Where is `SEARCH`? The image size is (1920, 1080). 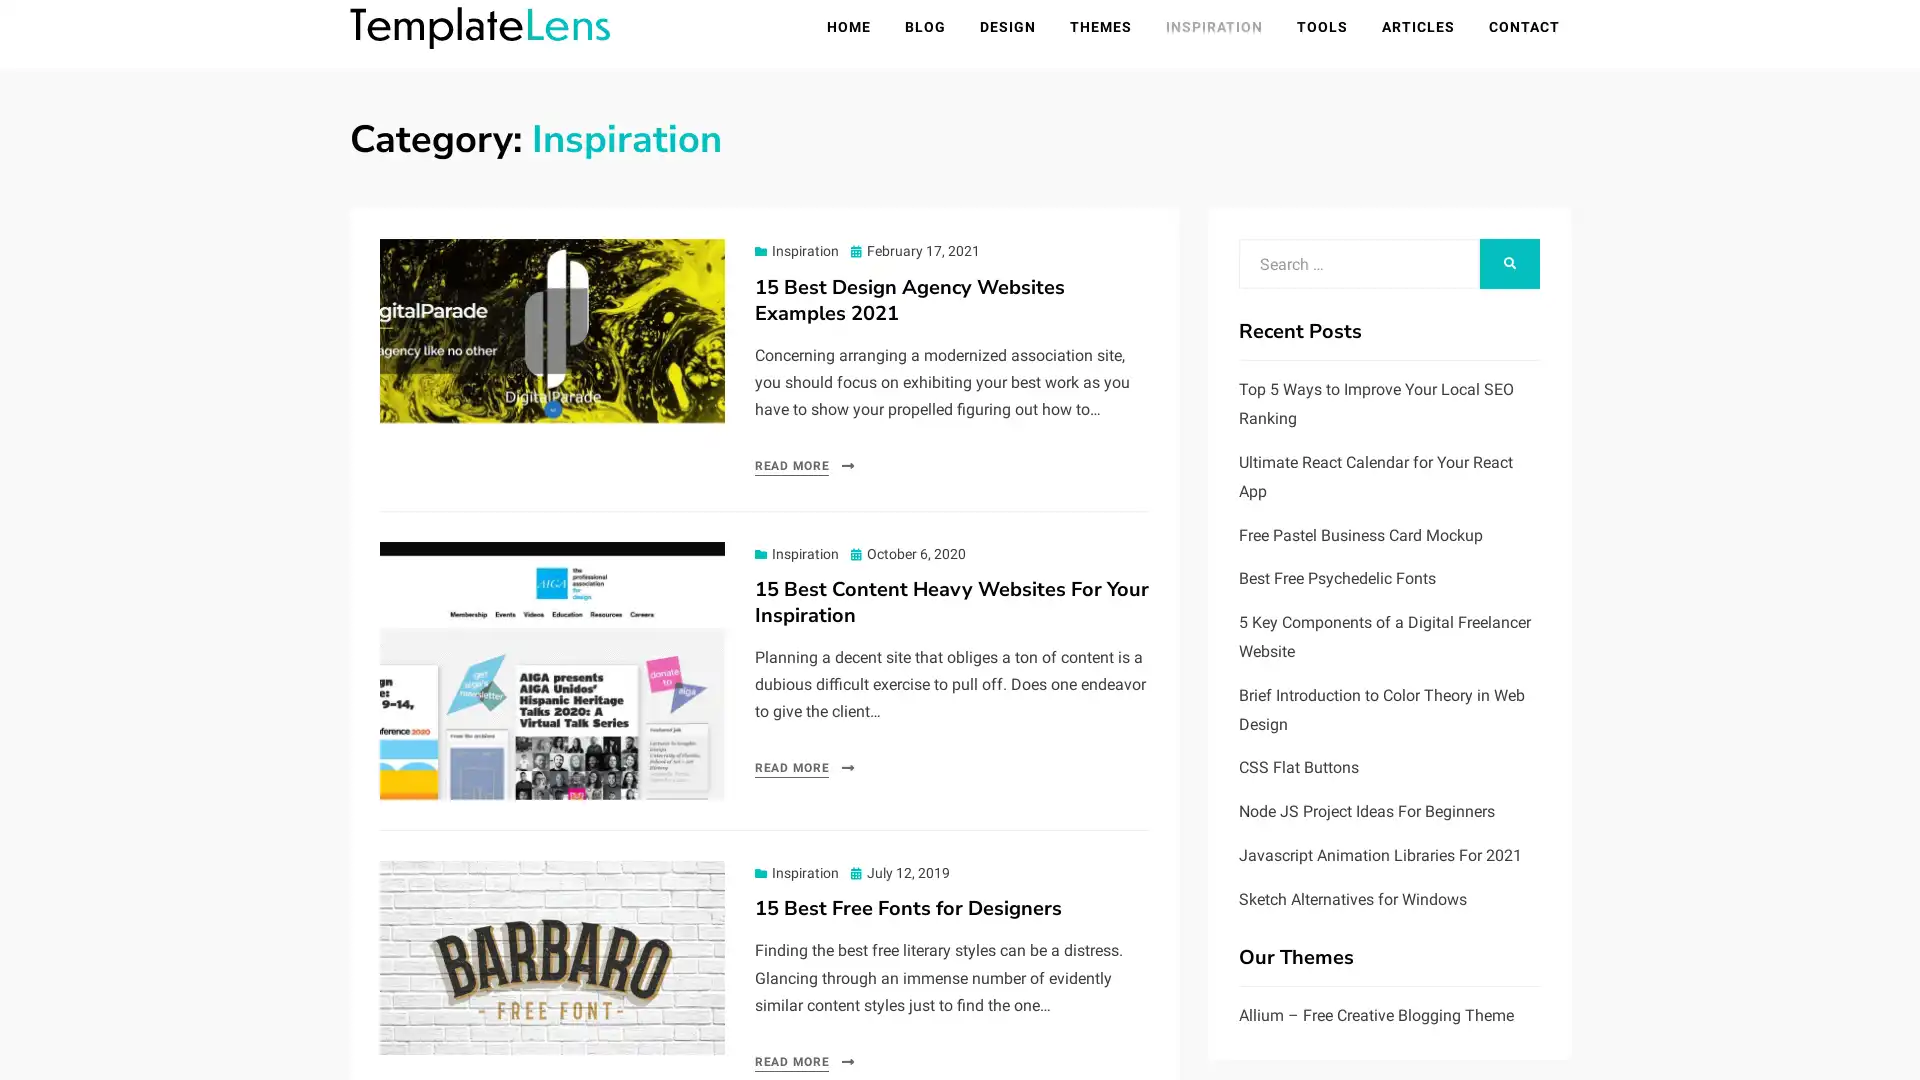
SEARCH is located at coordinates (1510, 265).